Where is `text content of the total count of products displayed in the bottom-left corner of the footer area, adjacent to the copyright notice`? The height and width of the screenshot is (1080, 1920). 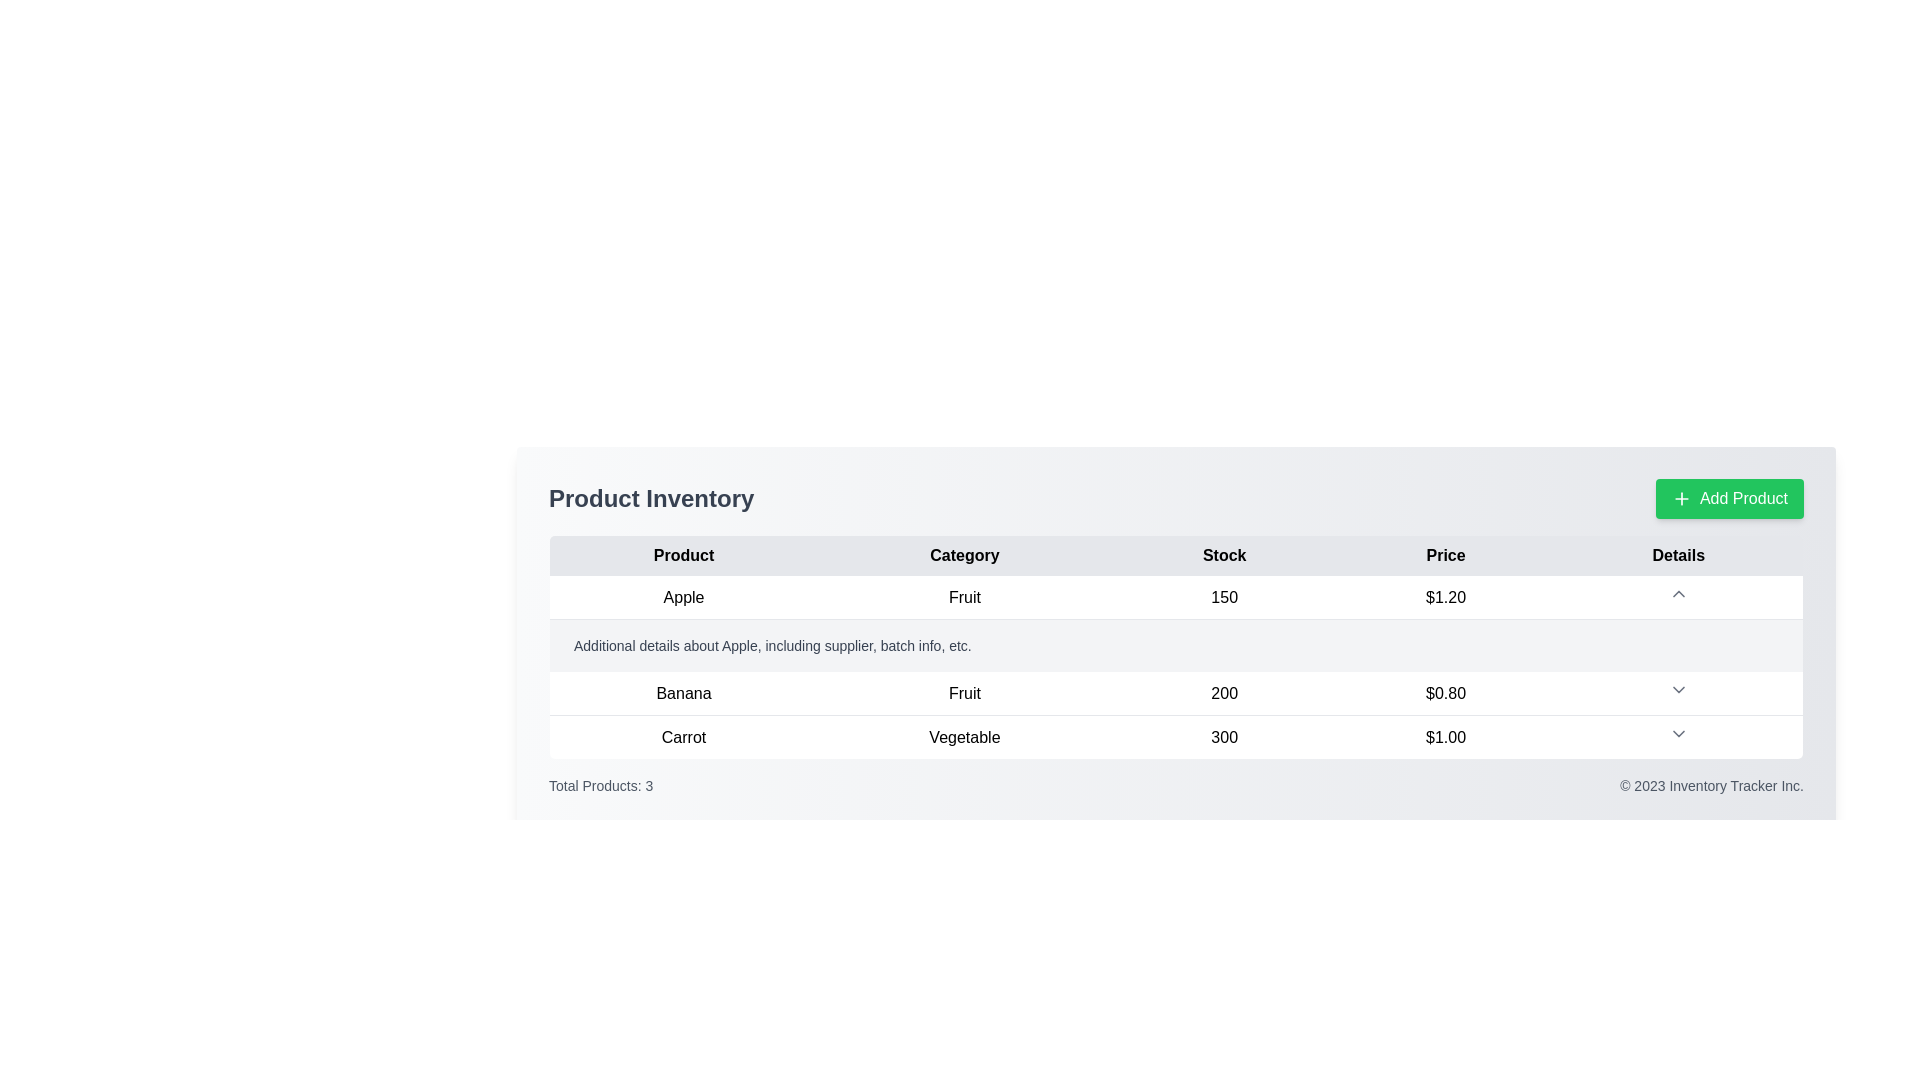 text content of the total count of products displayed in the bottom-left corner of the footer area, adjacent to the copyright notice is located at coordinates (600, 785).